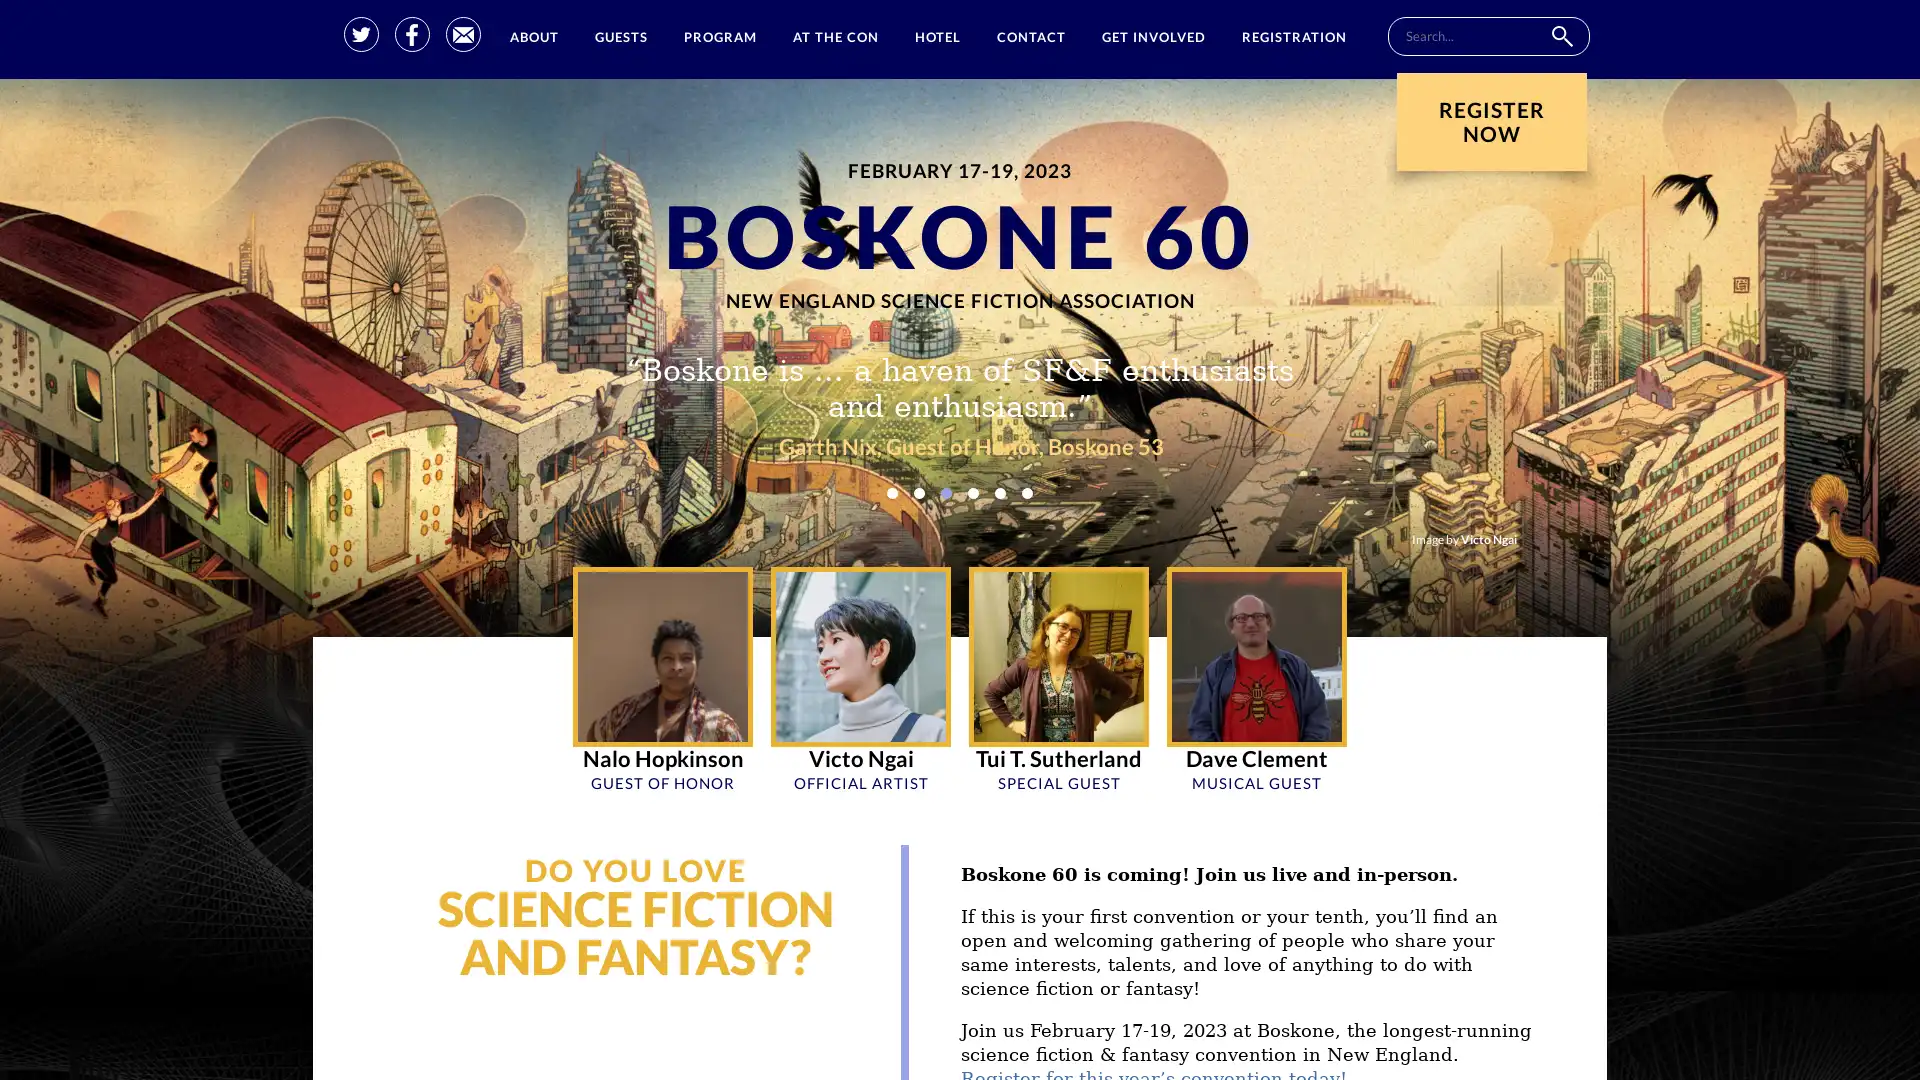 The width and height of the screenshot is (1920, 1080). What do you see at coordinates (1560, 36) in the screenshot?
I see `Search` at bounding box center [1560, 36].